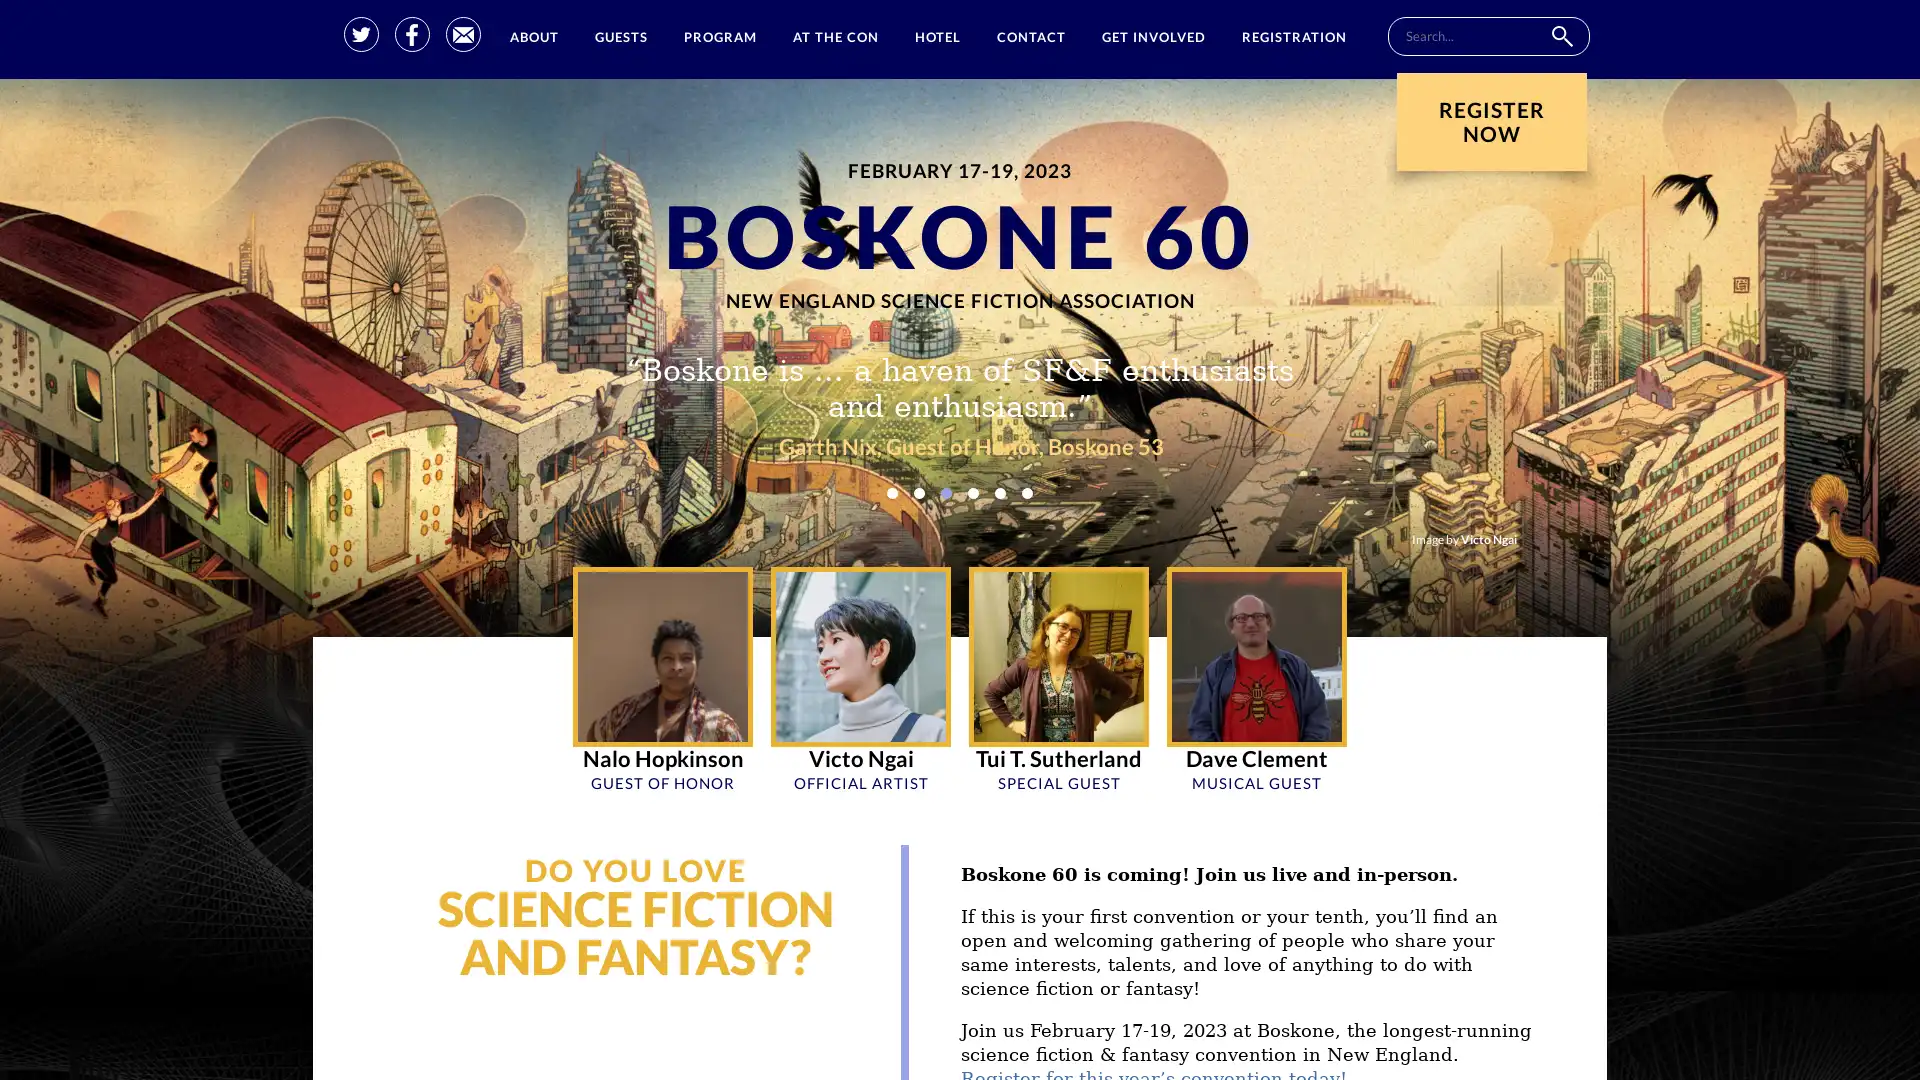 The width and height of the screenshot is (1920, 1080). What do you see at coordinates (1560, 36) in the screenshot?
I see `Search` at bounding box center [1560, 36].